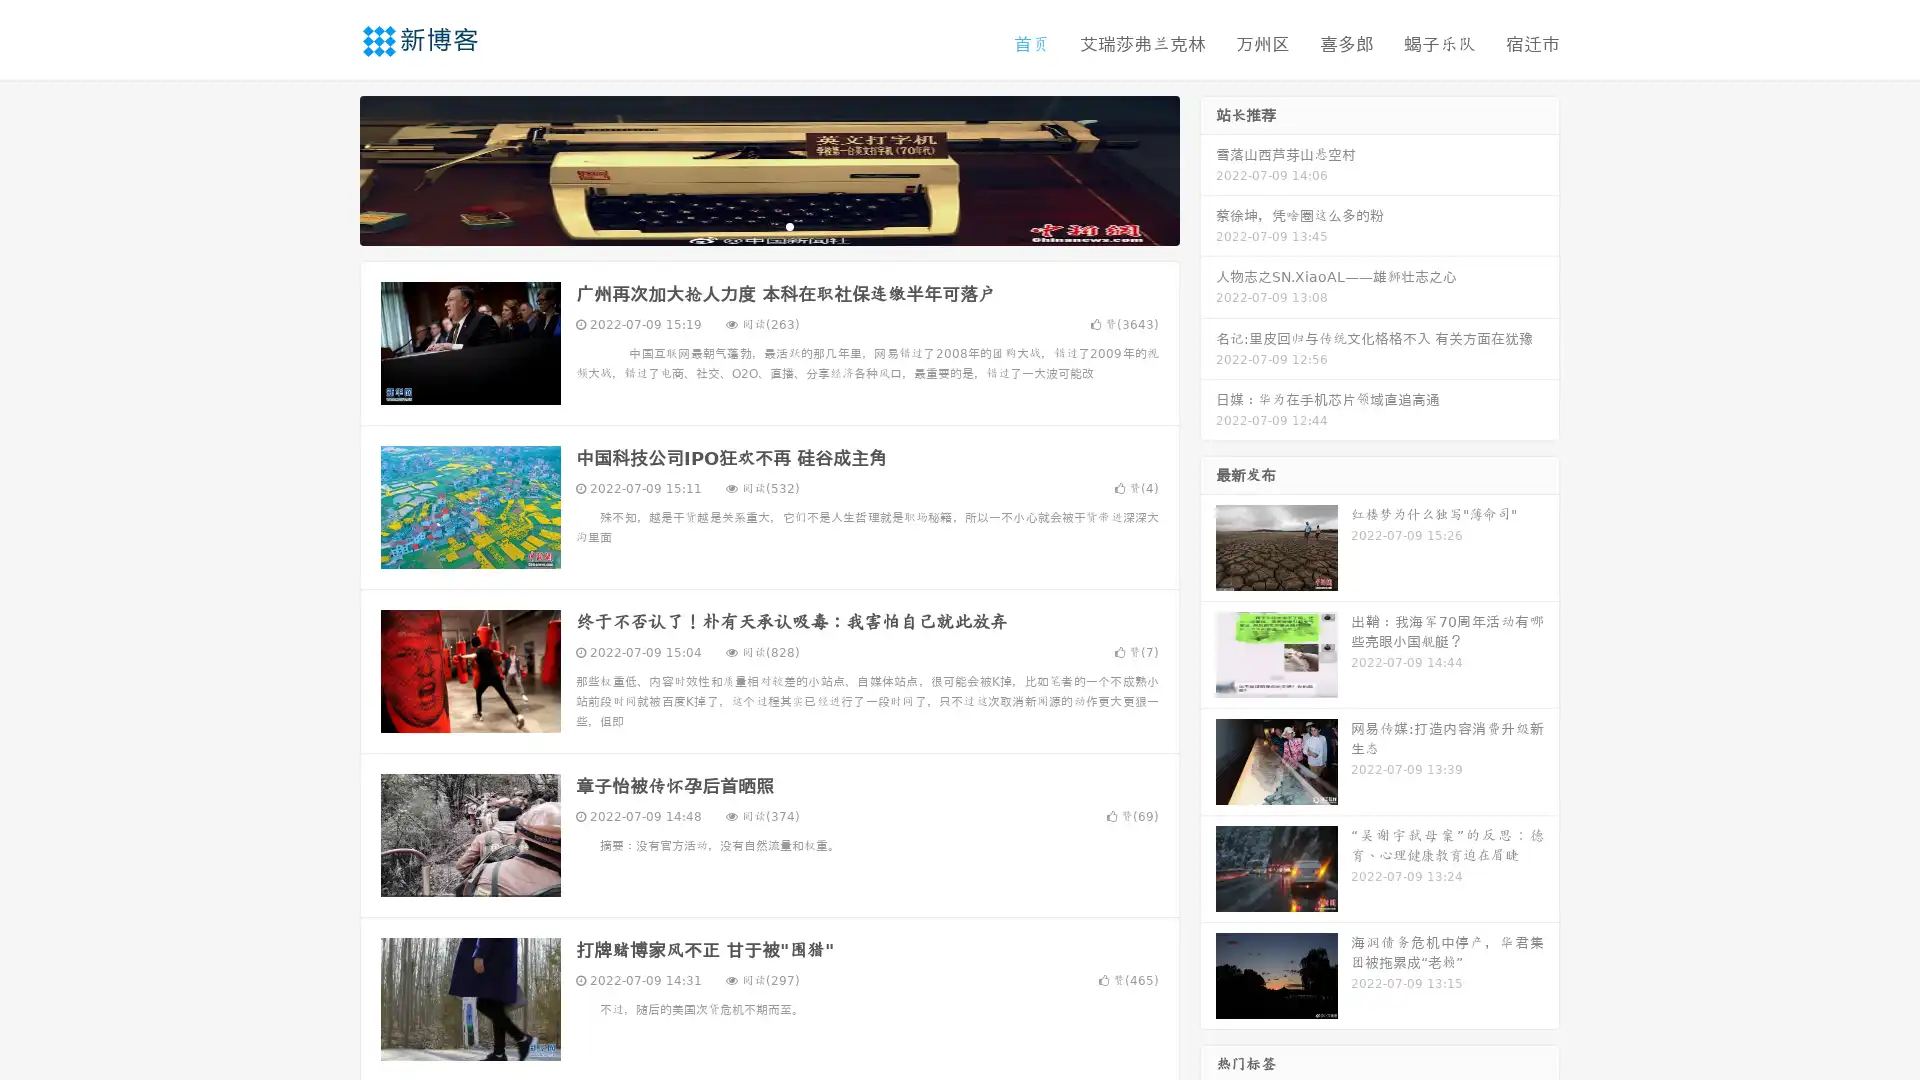 The image size is (1920, 1080). What do you see at coordinates (768, 225) in the screenshot?
I see `Go to slide 2` at bounding box center [768, 225].